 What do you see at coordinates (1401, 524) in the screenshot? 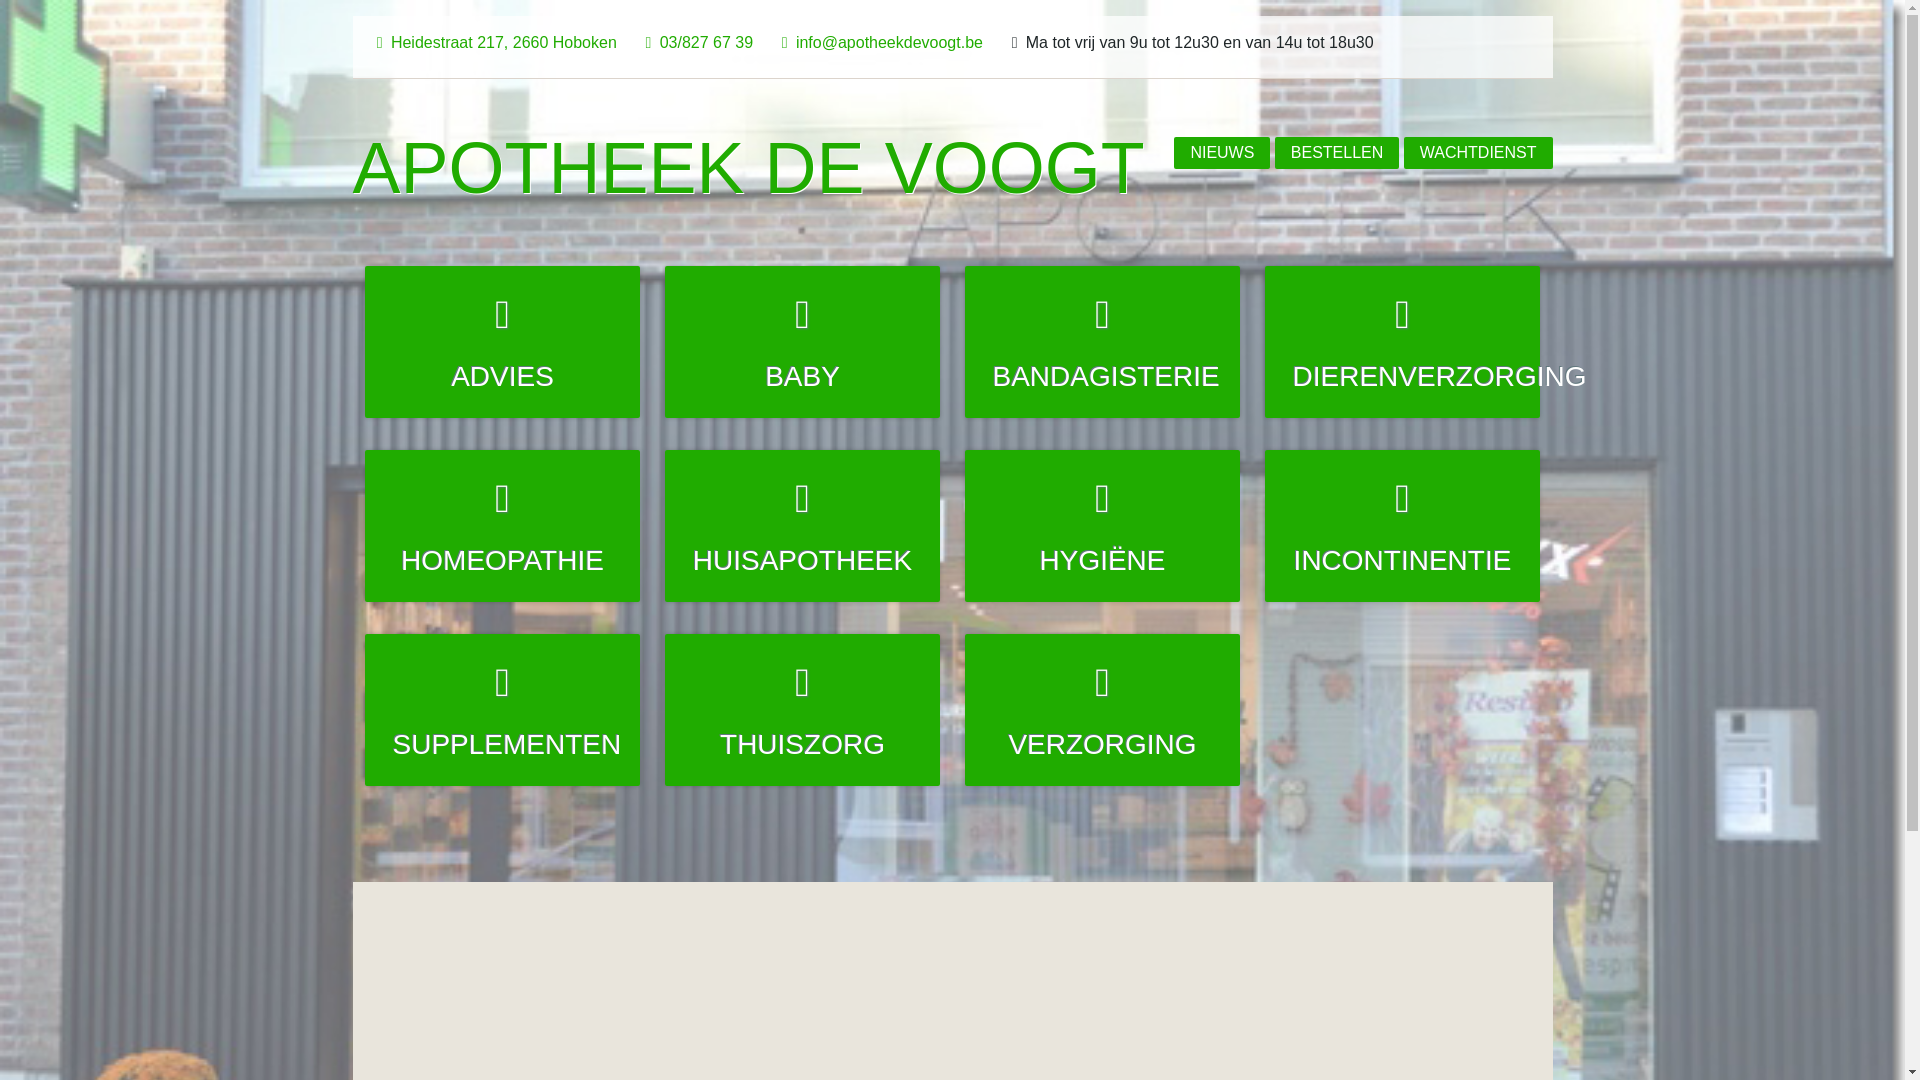
I see `'INCONTINENTIE'` at bounding box center [1401, 524].